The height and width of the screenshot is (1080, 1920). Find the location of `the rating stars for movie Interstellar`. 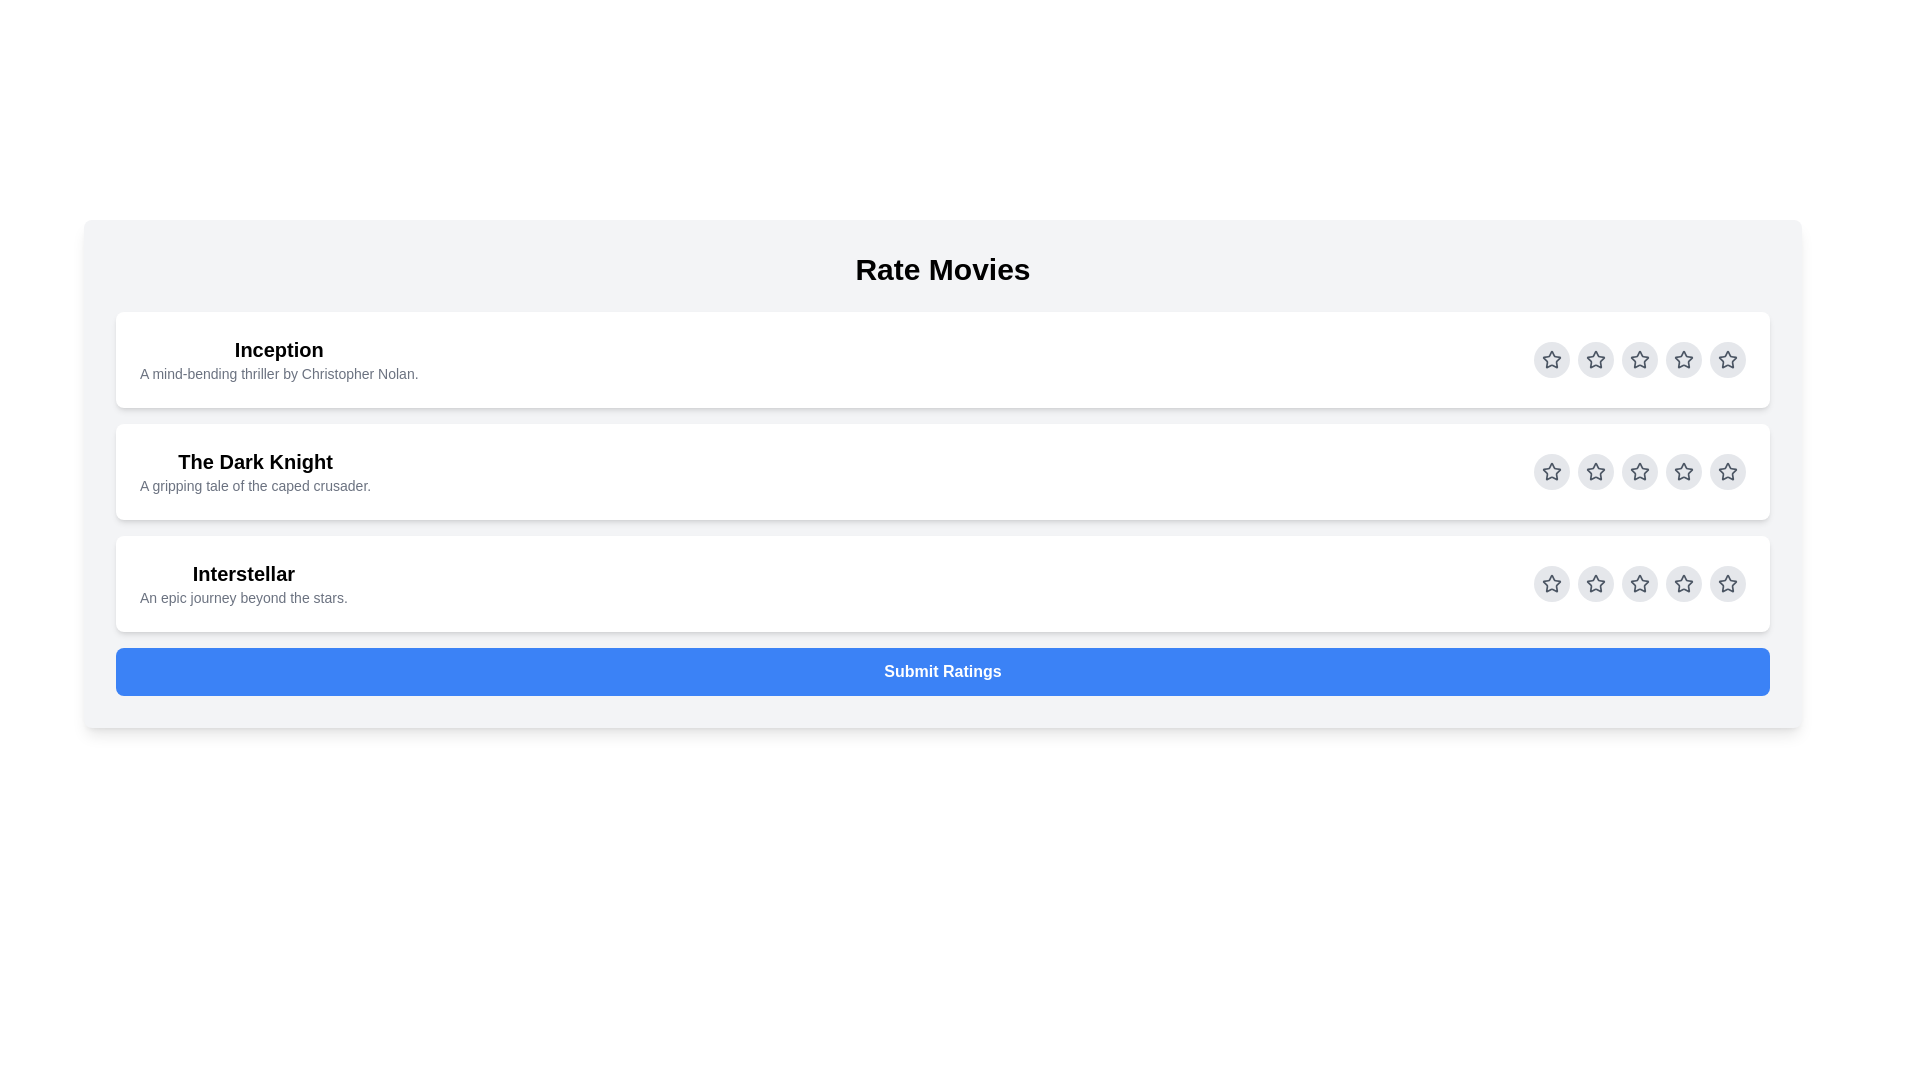

the rating stars for movie Interstellar is located at coordinates (1550, 583).